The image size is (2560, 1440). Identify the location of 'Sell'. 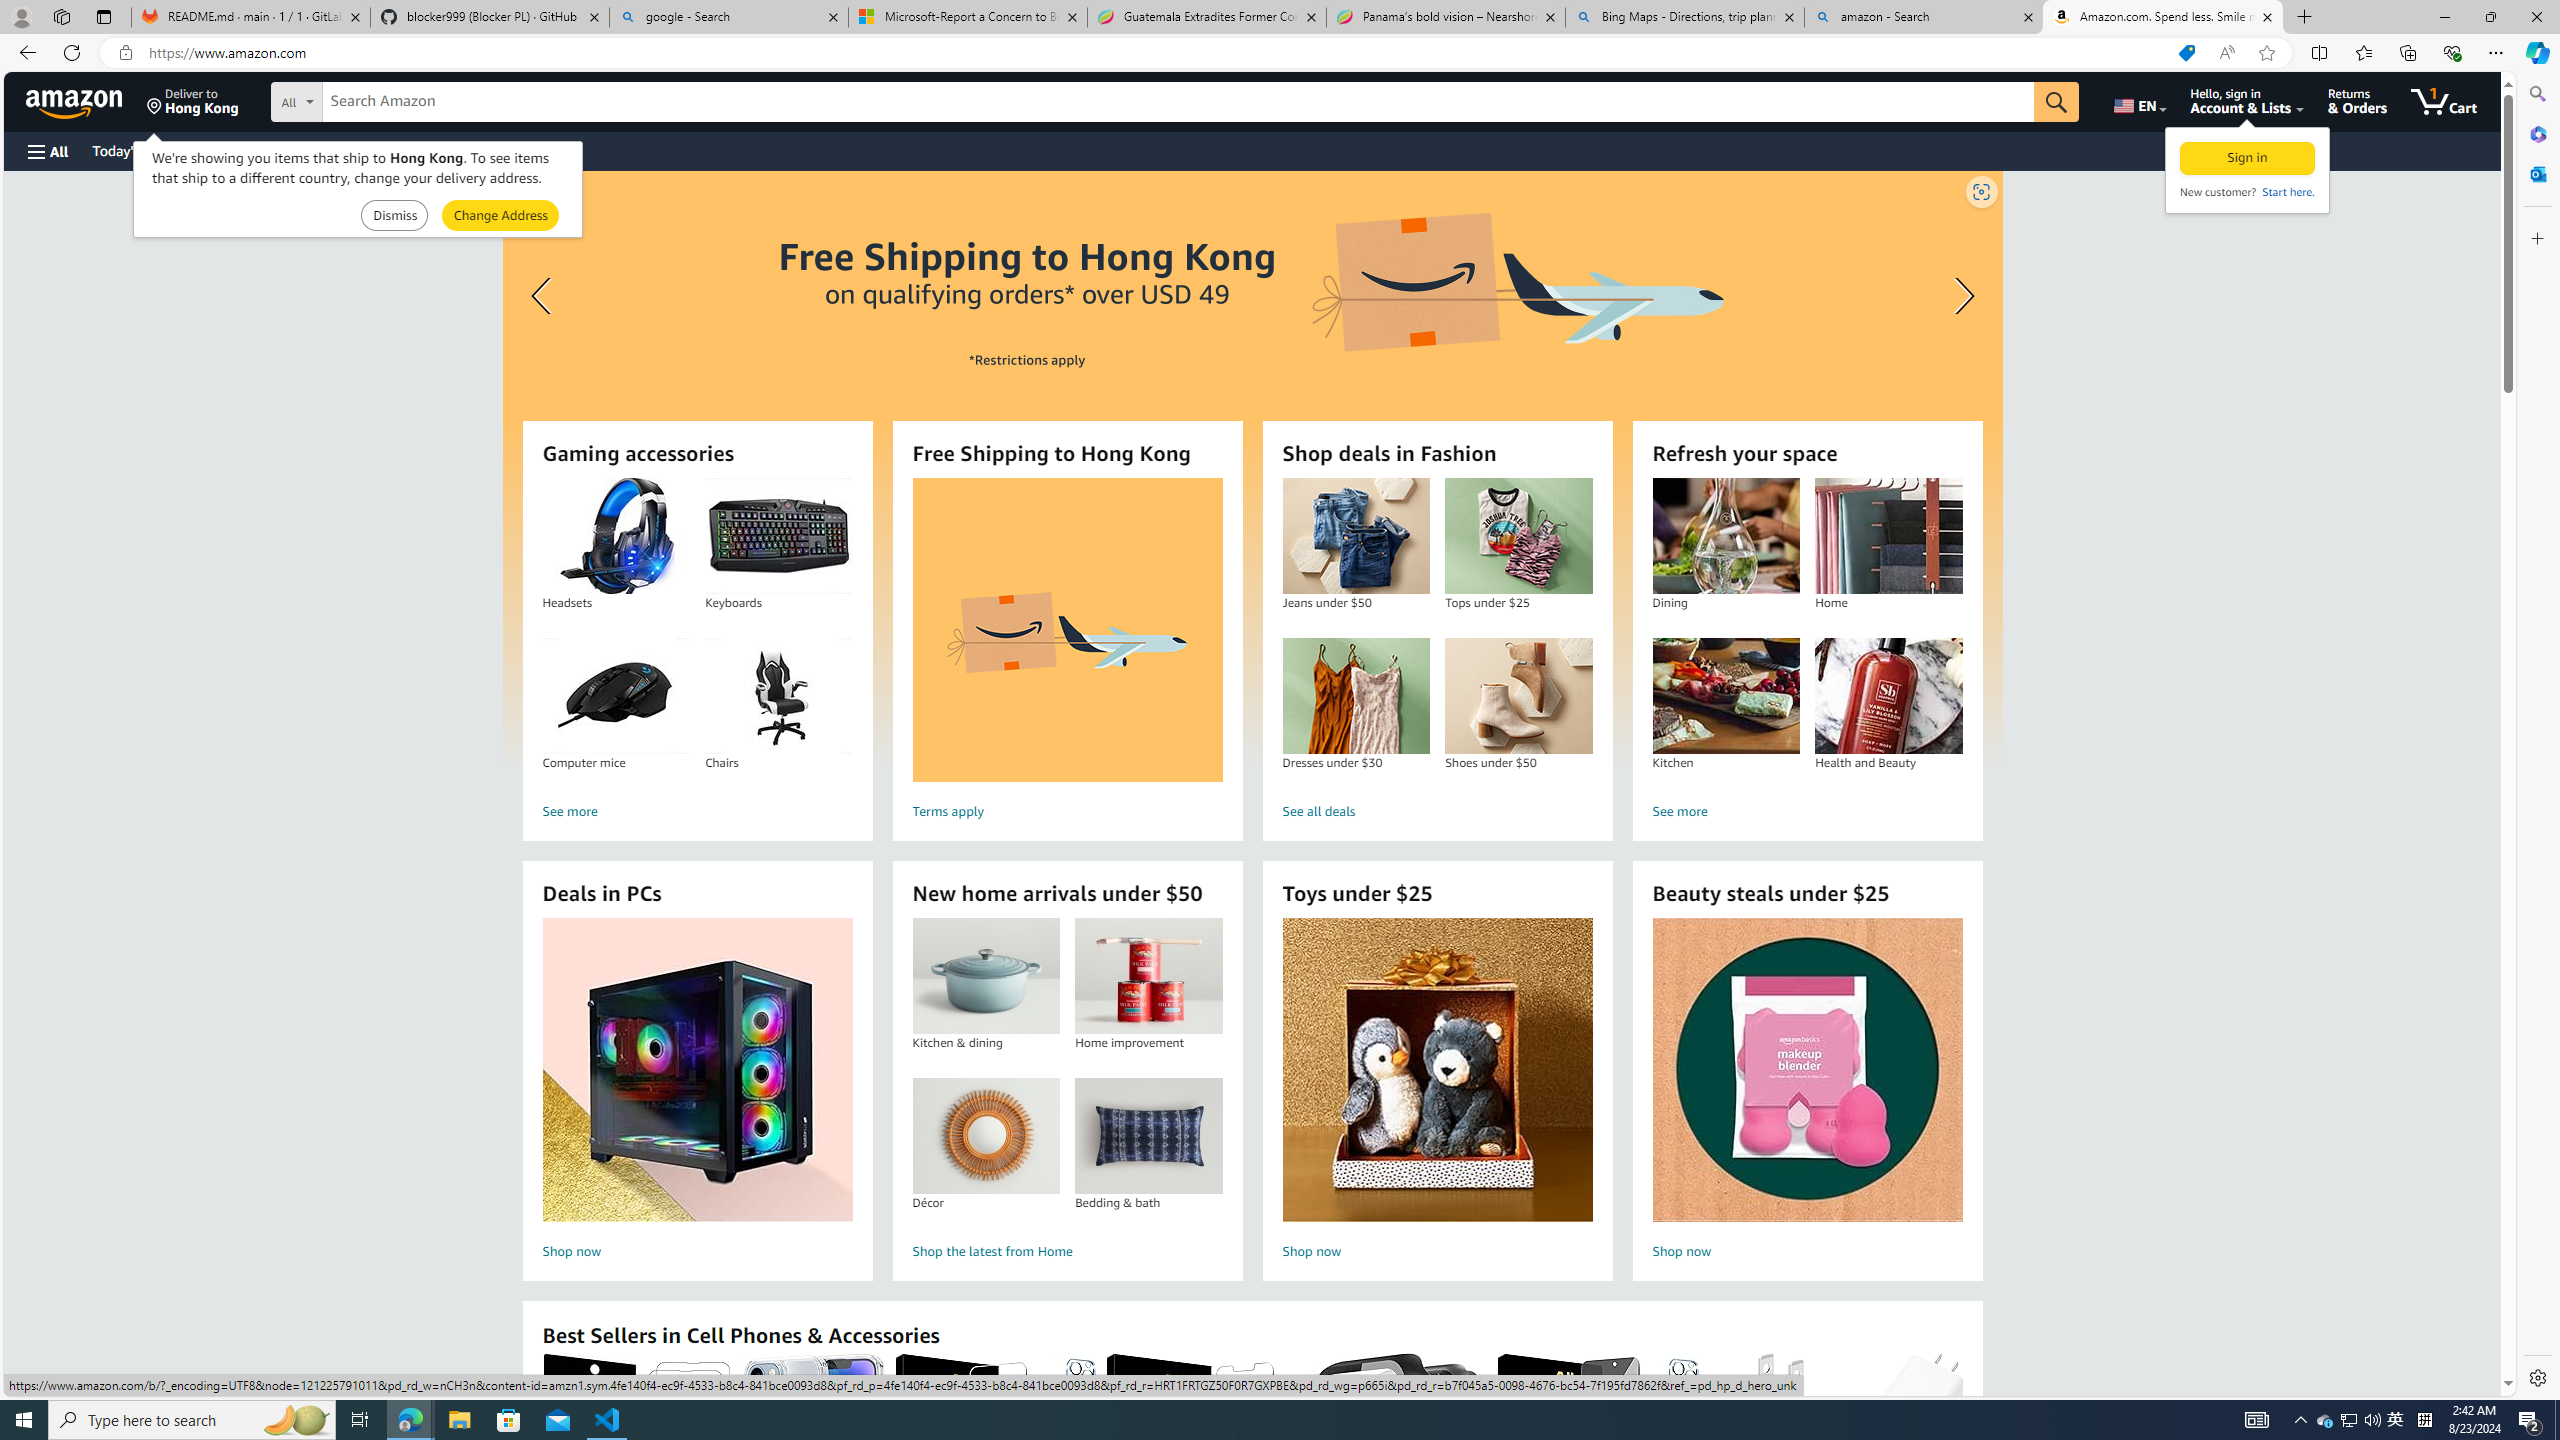
(509, 150).